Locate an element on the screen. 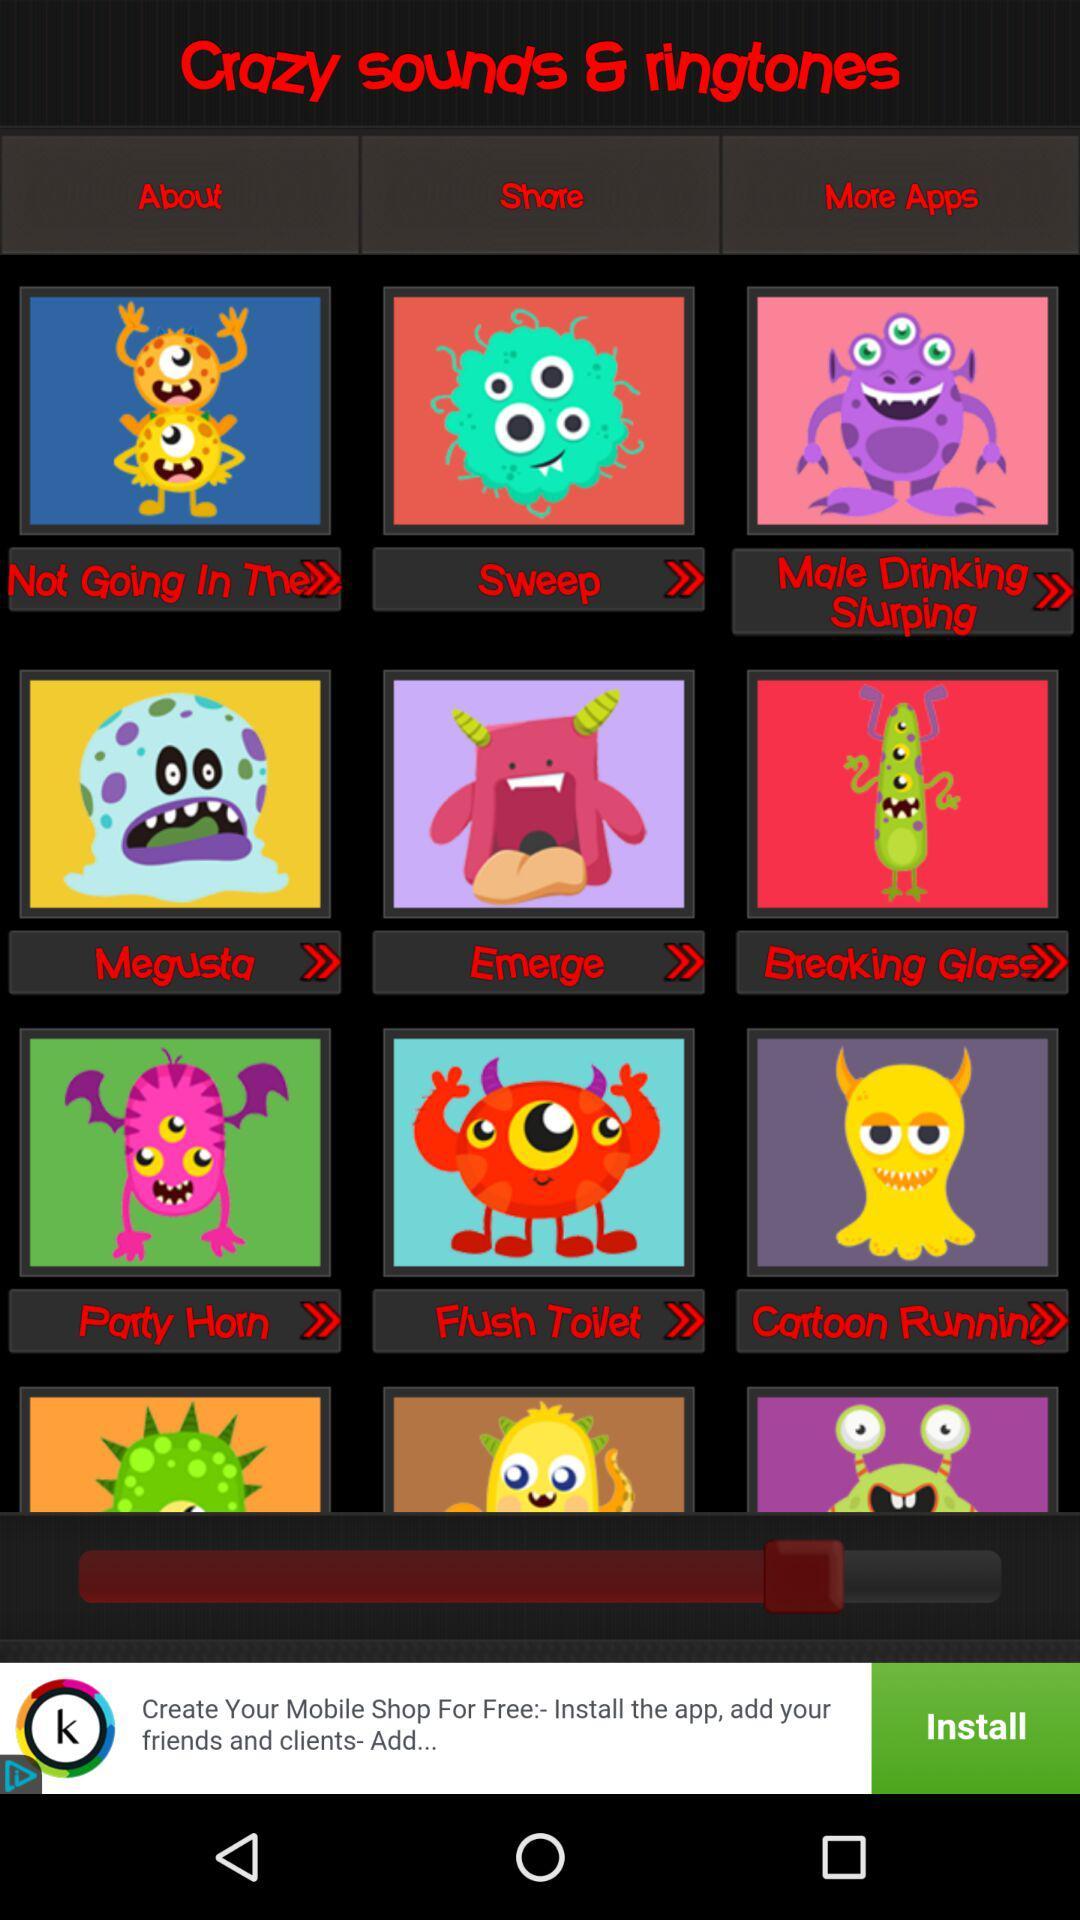 The height and width of the screenshot is (1920, 1080). party horn sound is located at coordinates (174, 1154).